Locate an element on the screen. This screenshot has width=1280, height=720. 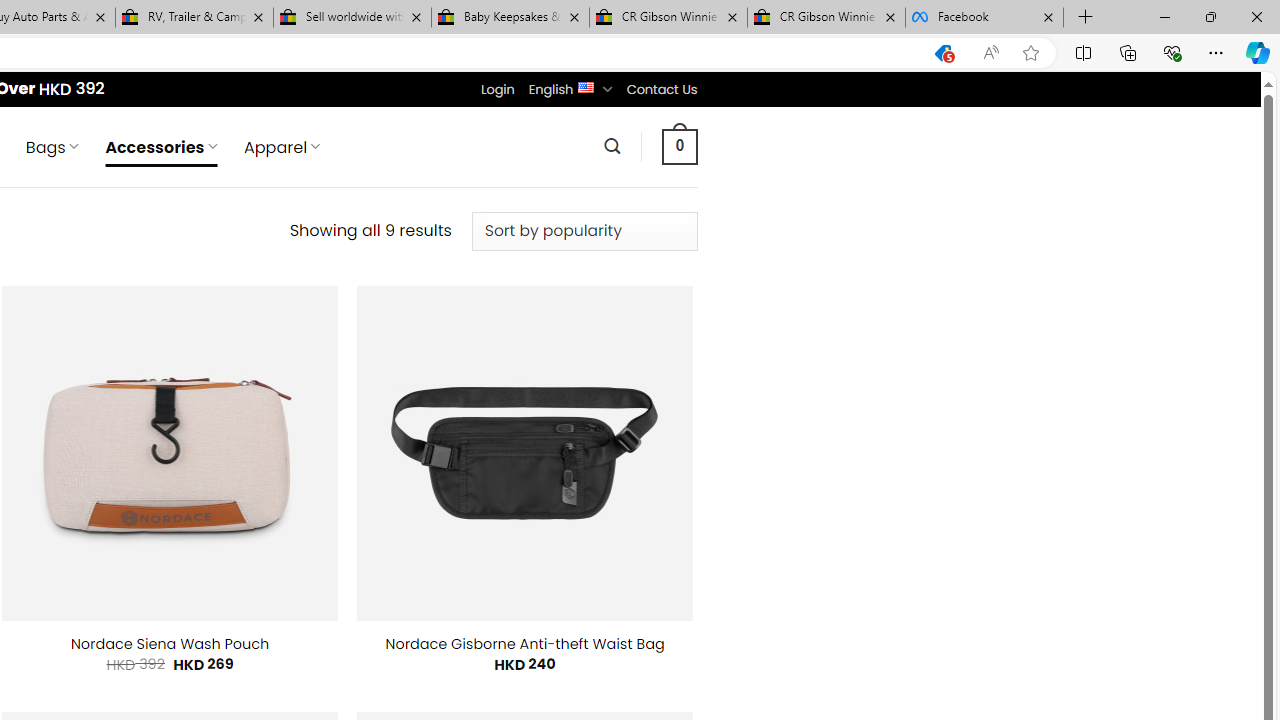
' 0 ' is located at coordinates (679, 145).